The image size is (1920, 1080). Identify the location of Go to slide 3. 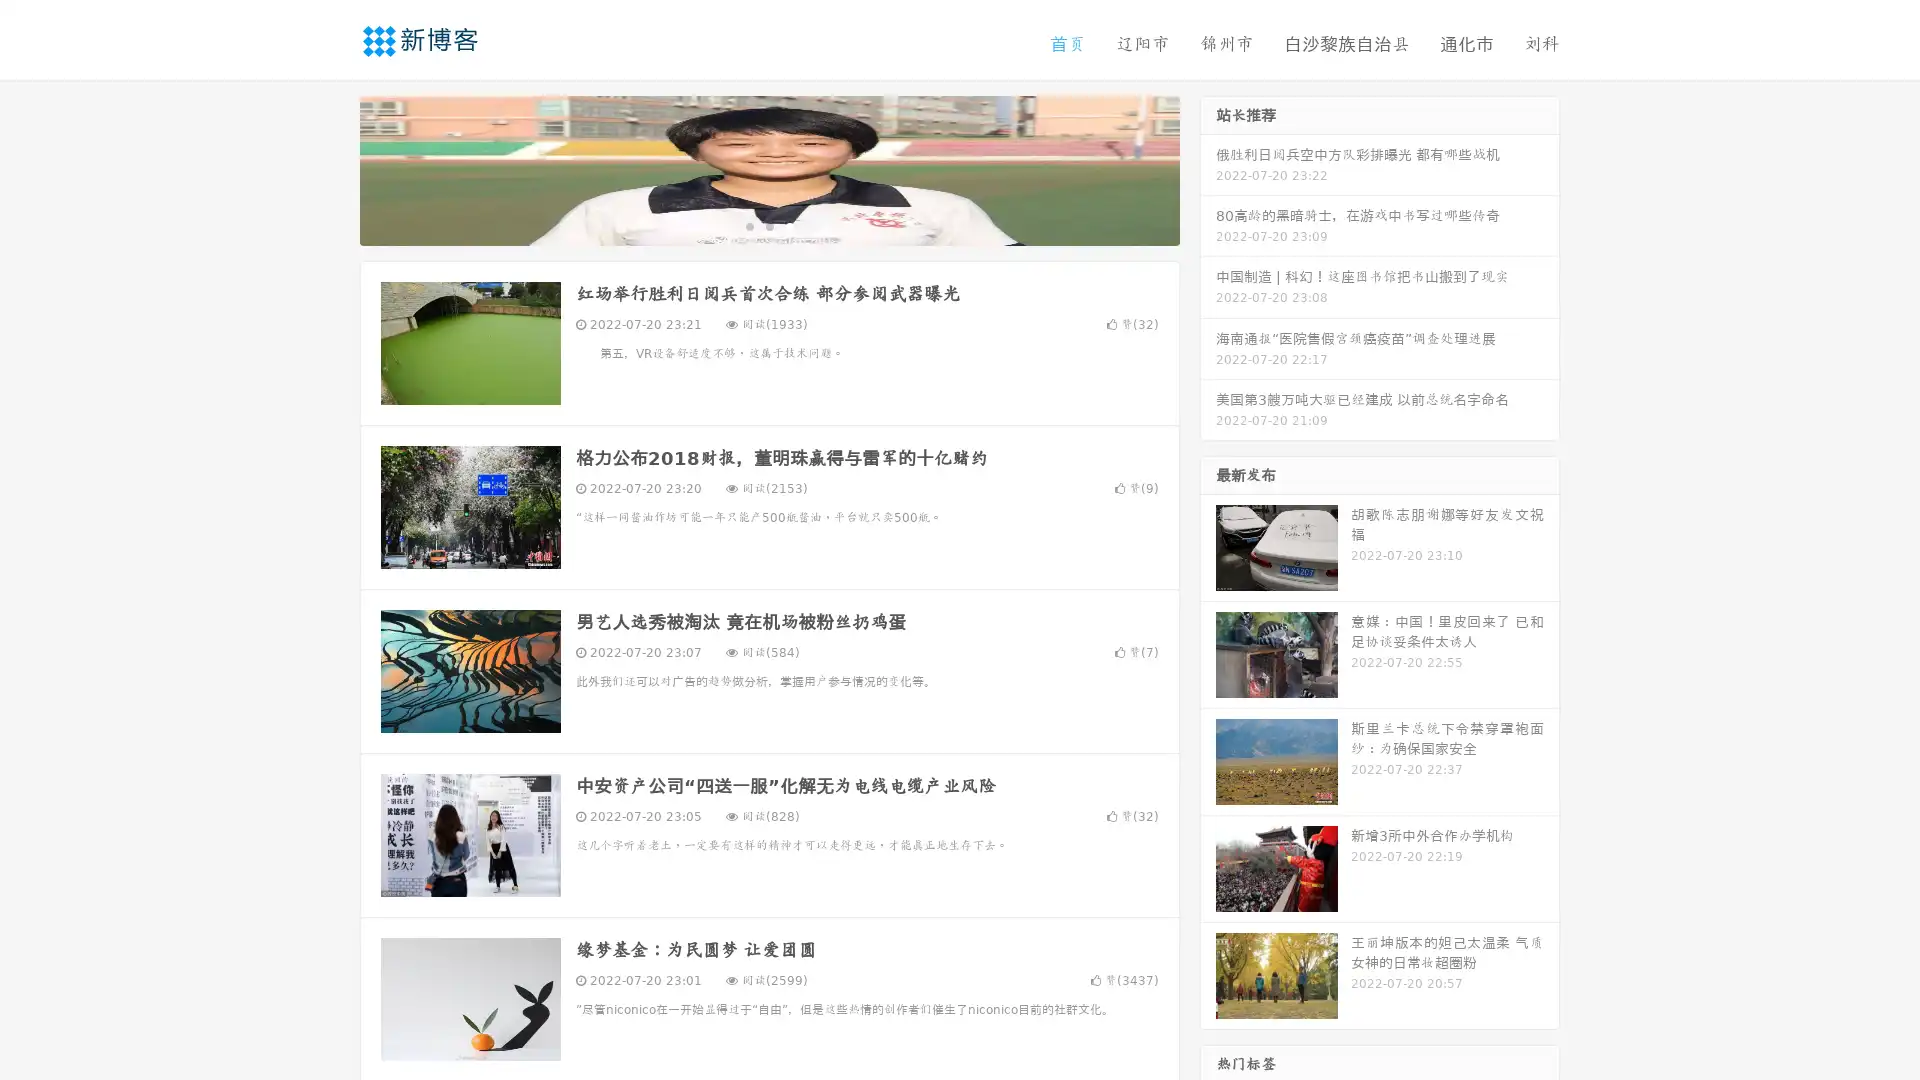
(789, 225).